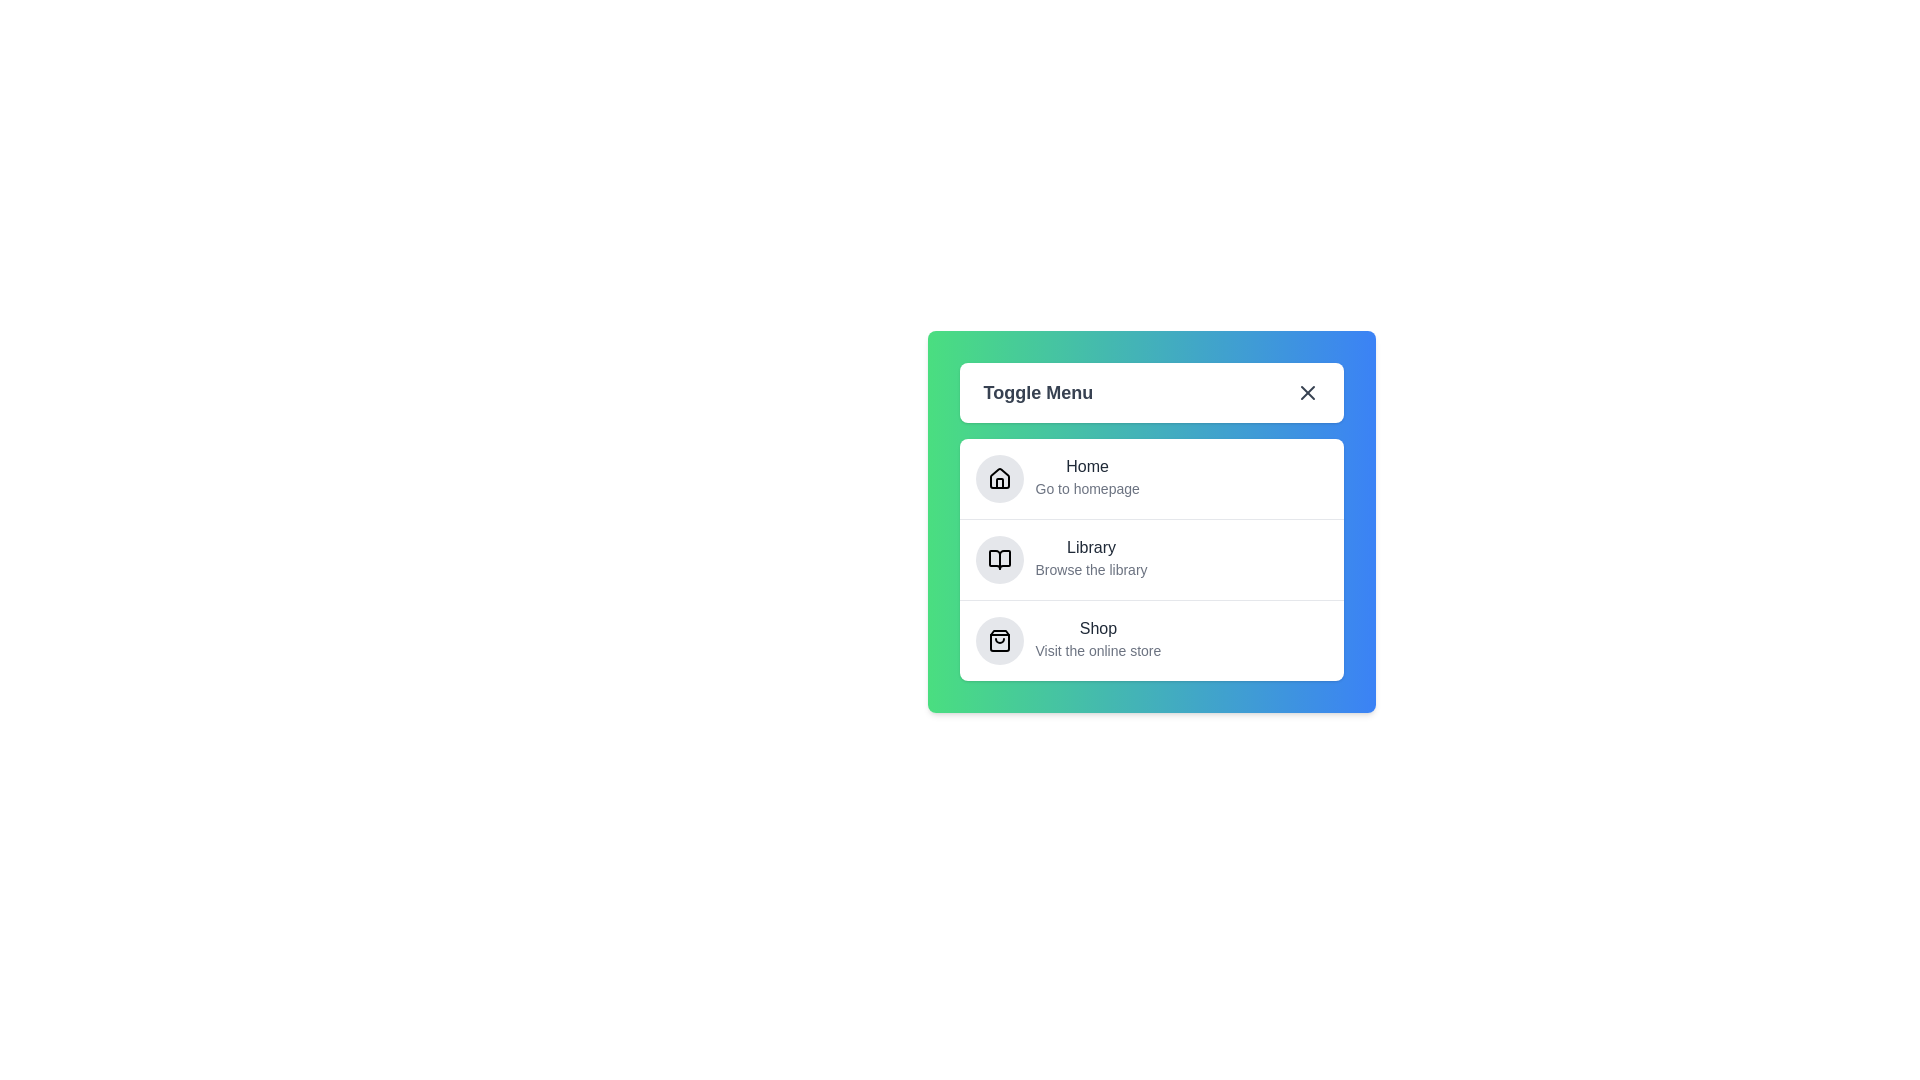  Describe the element at coordinates (1090, 547) in the screenshot. I see `the menu item Library` at that location.